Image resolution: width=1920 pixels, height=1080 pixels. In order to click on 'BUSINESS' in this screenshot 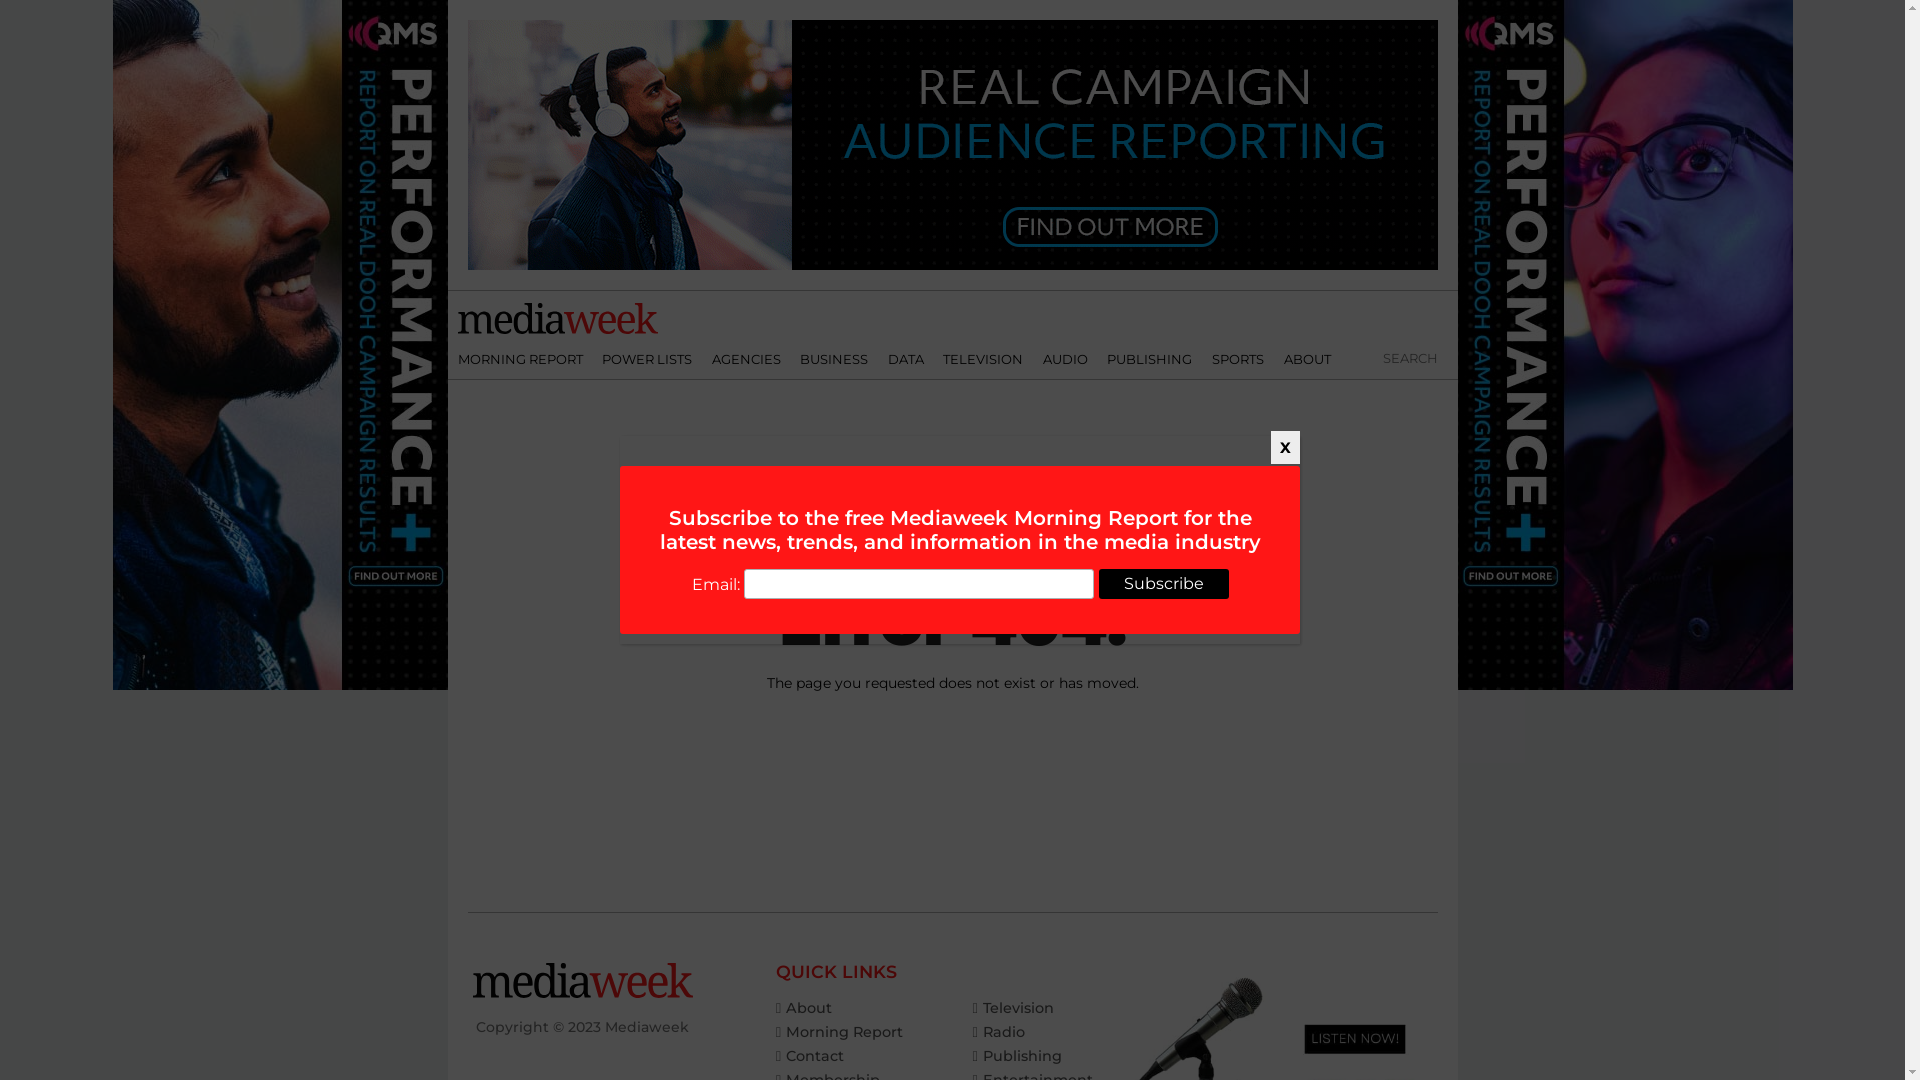, I will do `click(789, 357)`.